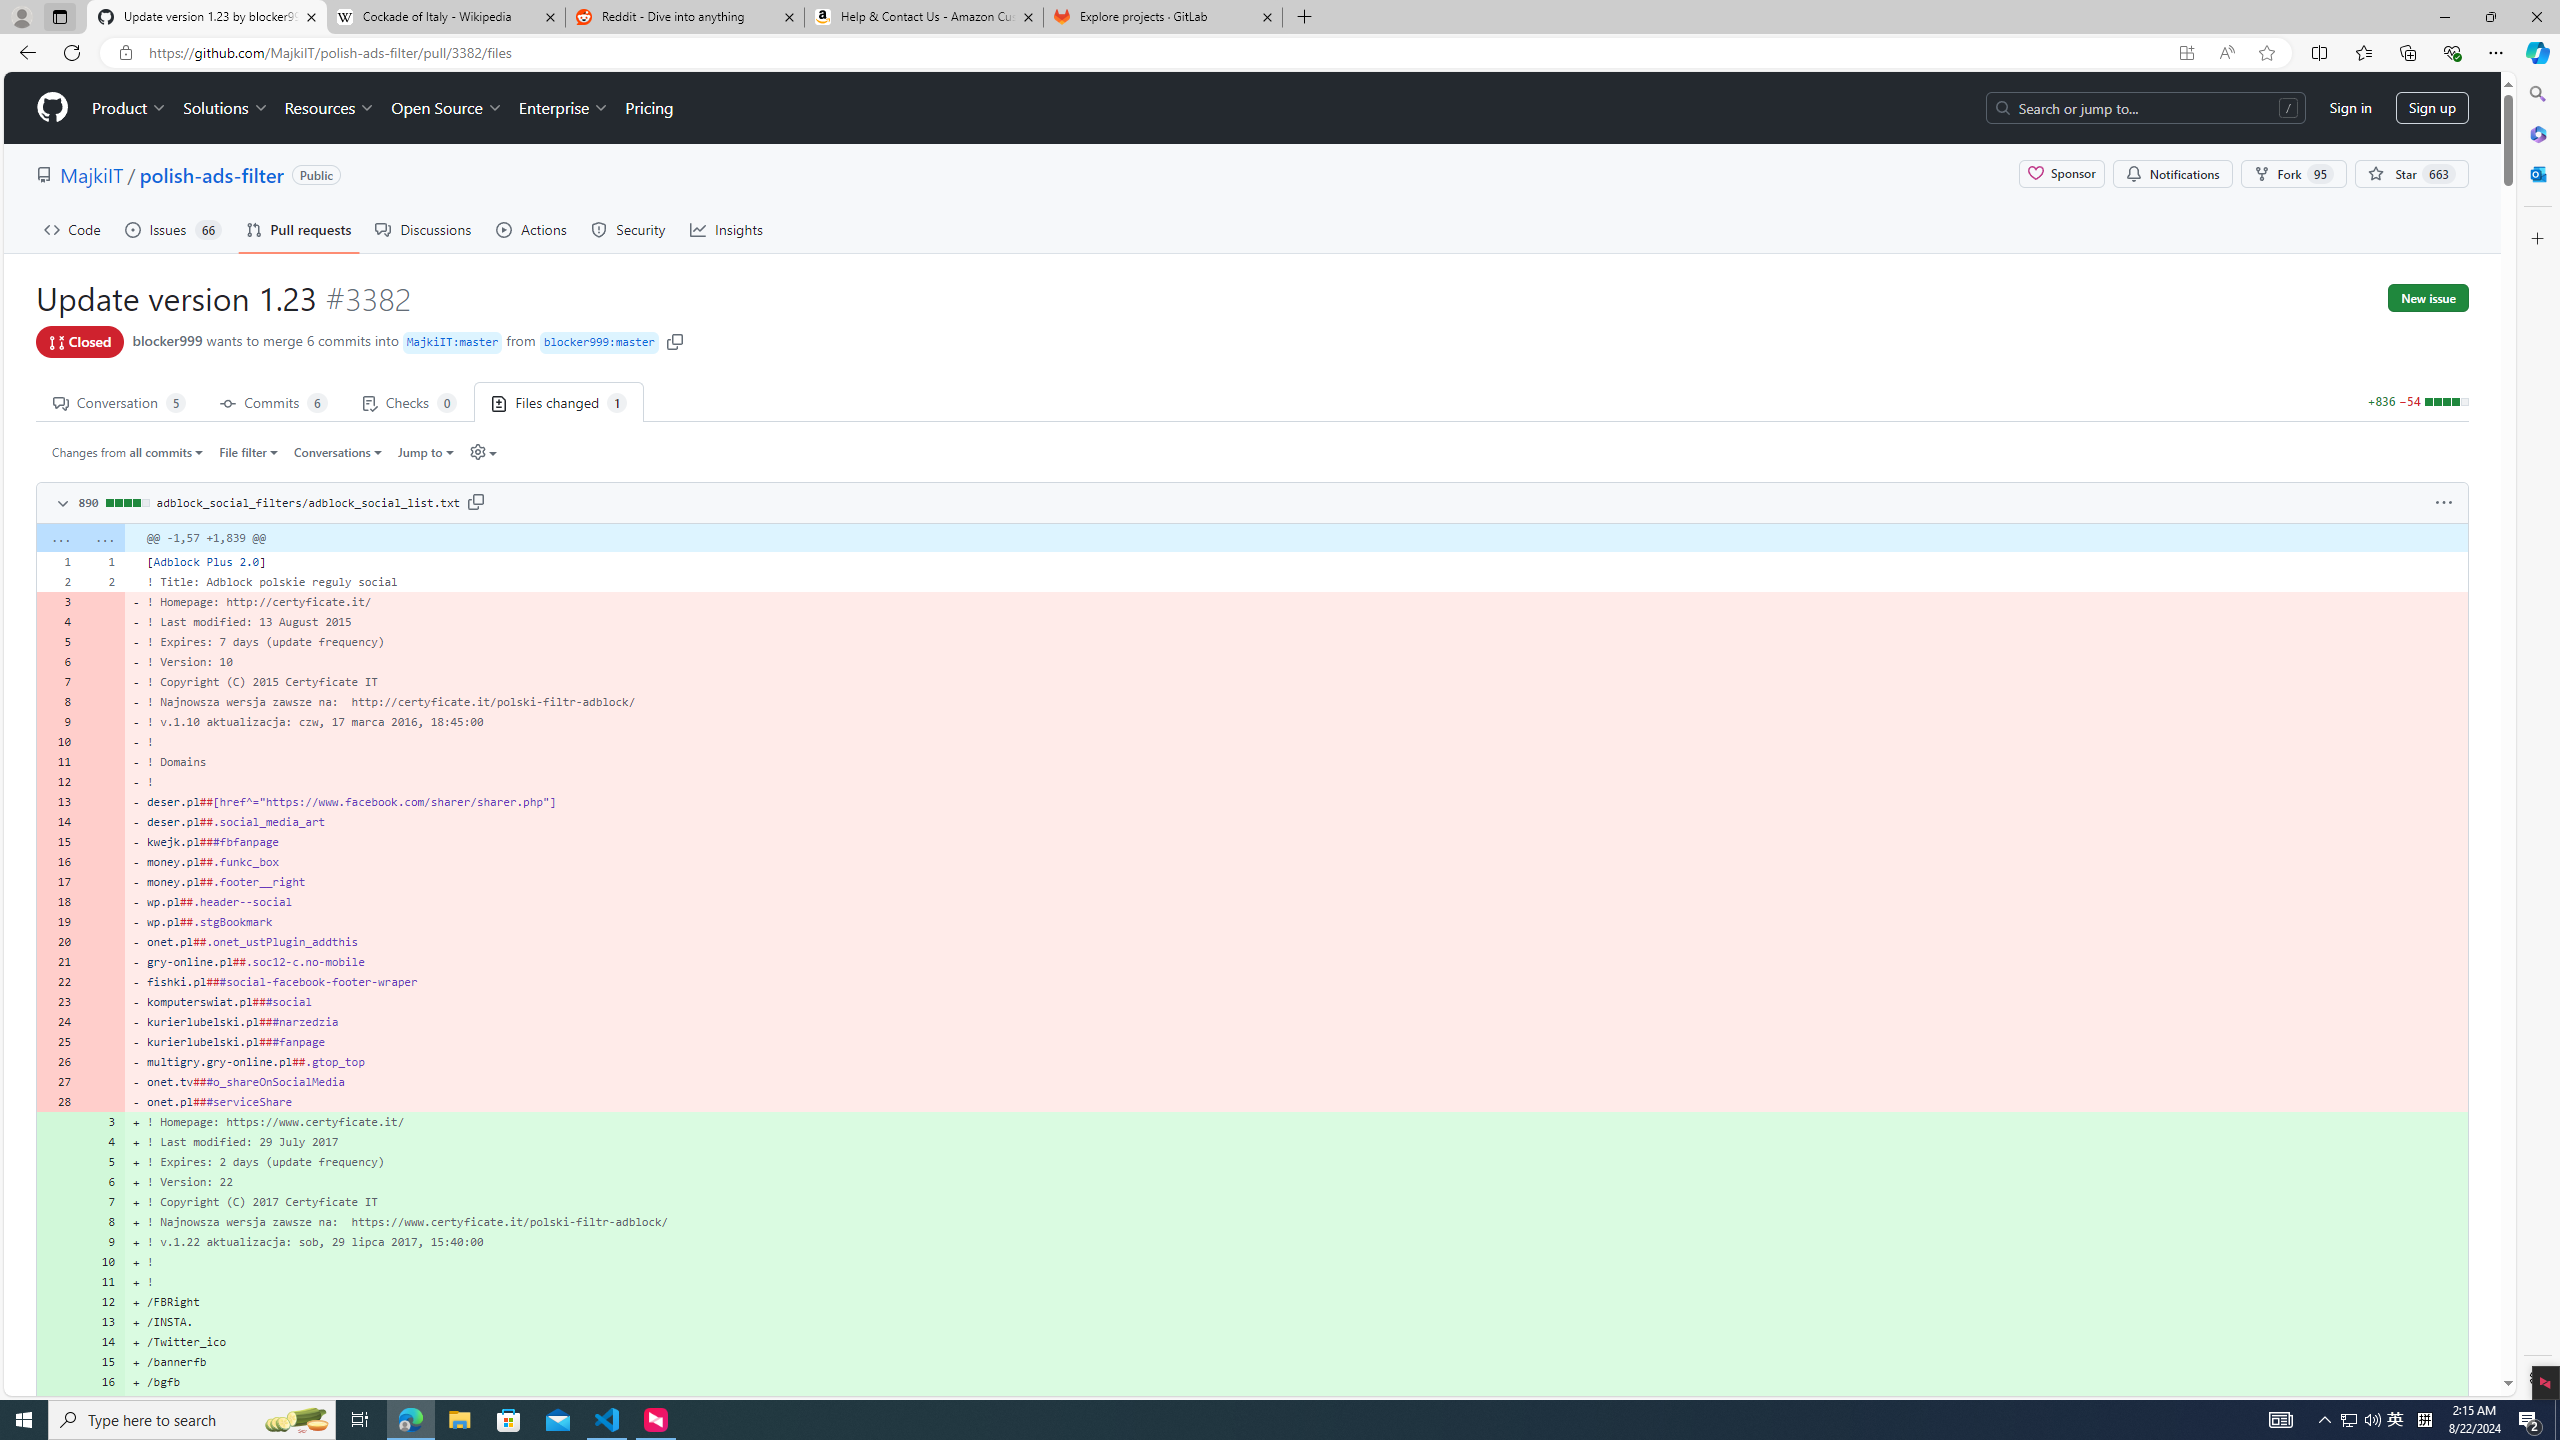 The height and width of the screenshot is (1440, 2560). What do you see at coordinates (102, 1321) in the screenshot?
I see `'13'` at bounding box center [102, 1321].